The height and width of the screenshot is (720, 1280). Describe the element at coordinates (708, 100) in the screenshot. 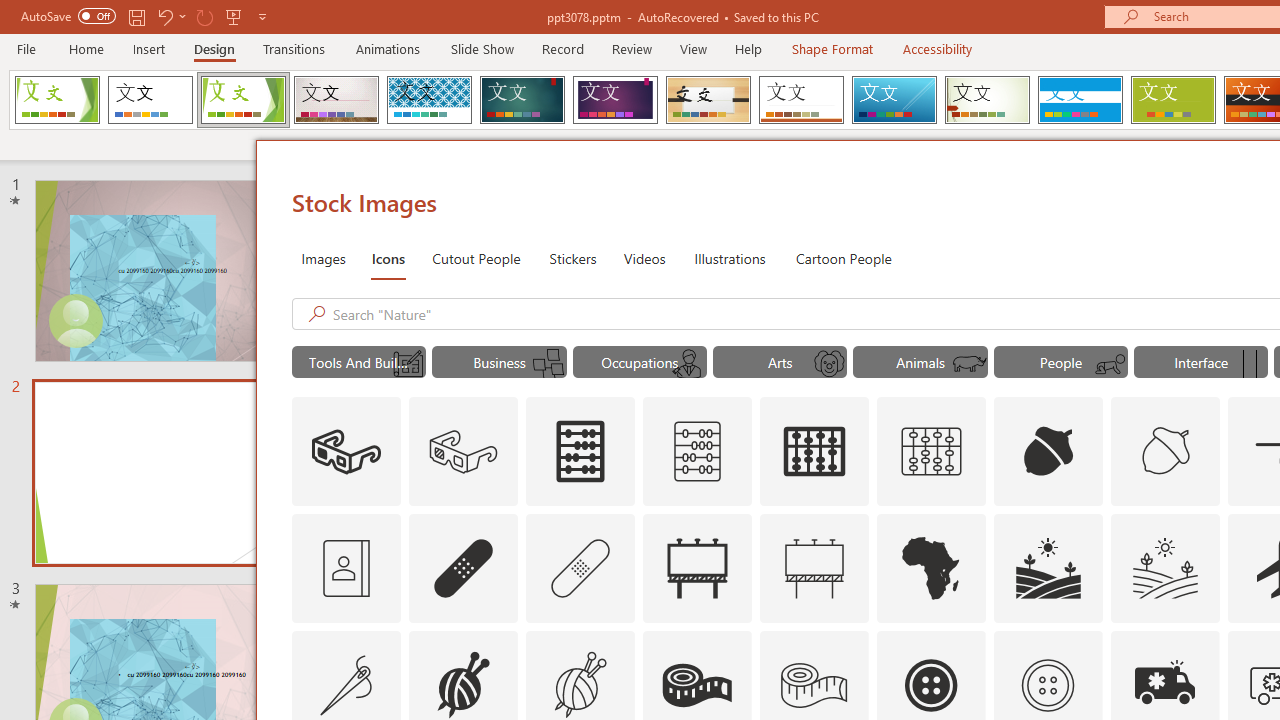

I see `'Organic'` at that location.